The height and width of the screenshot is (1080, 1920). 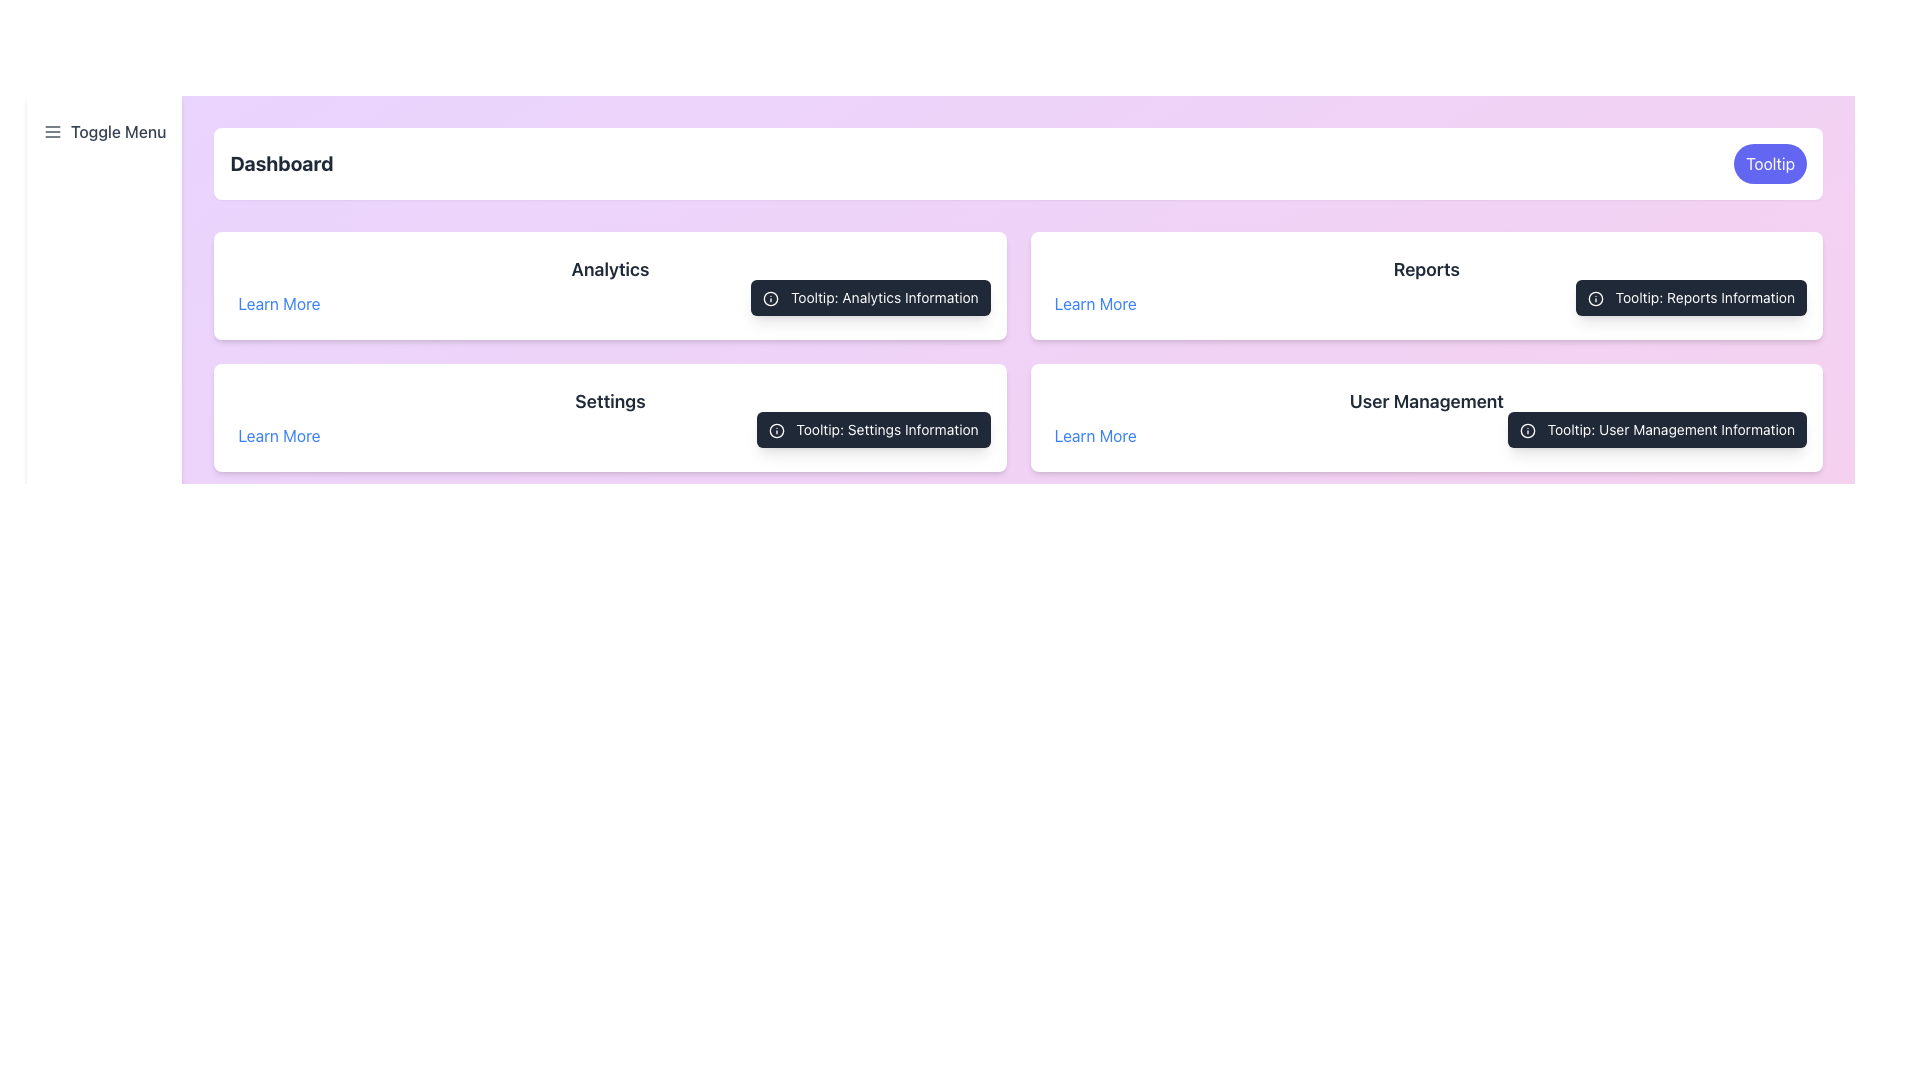 I want to click on the tooltip located in the 'Settings' section, positioned to the right of the 'Settings' title, to observe the information displayed, so click(x=873, y=428).